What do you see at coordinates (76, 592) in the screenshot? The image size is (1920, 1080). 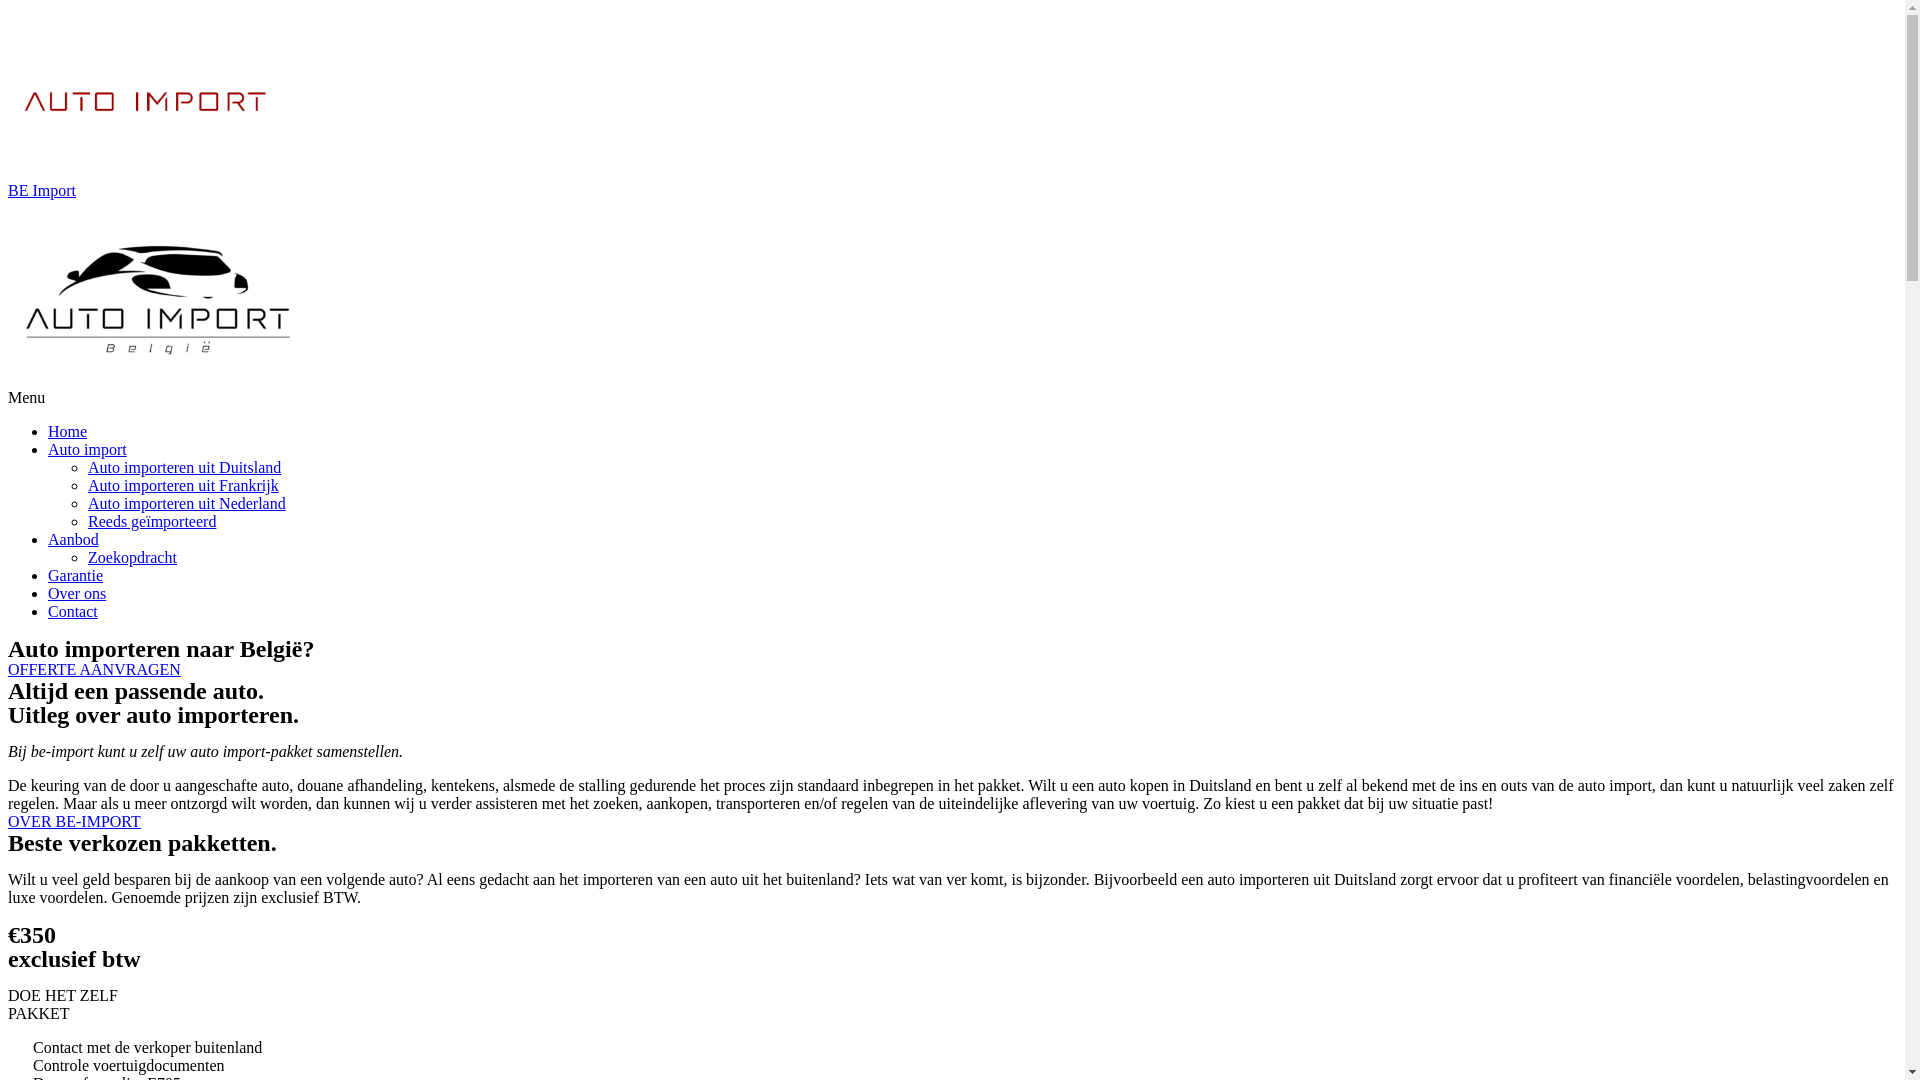 I see `'Over ons'` at bounding box center [76, 592].